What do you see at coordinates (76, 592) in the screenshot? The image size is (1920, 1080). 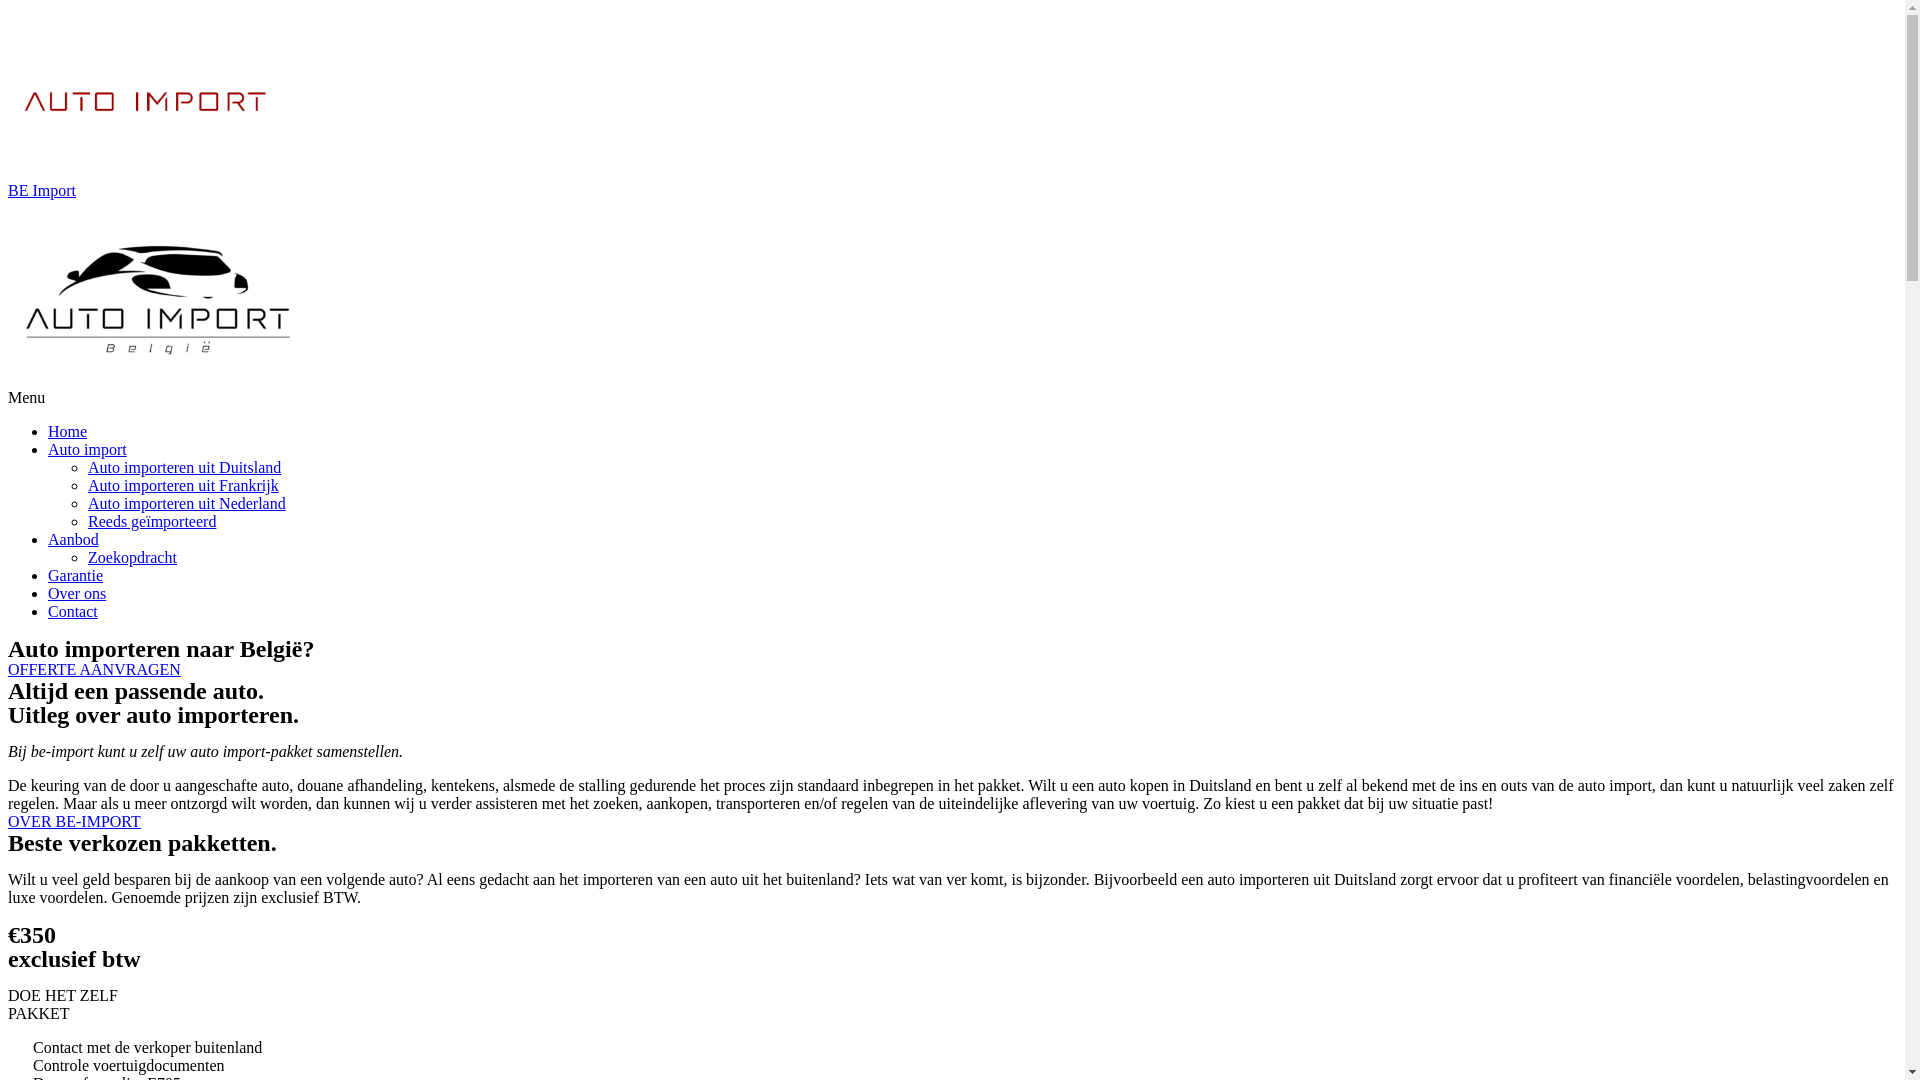 I see `'Over ons'` at bounding box center [76, 592].